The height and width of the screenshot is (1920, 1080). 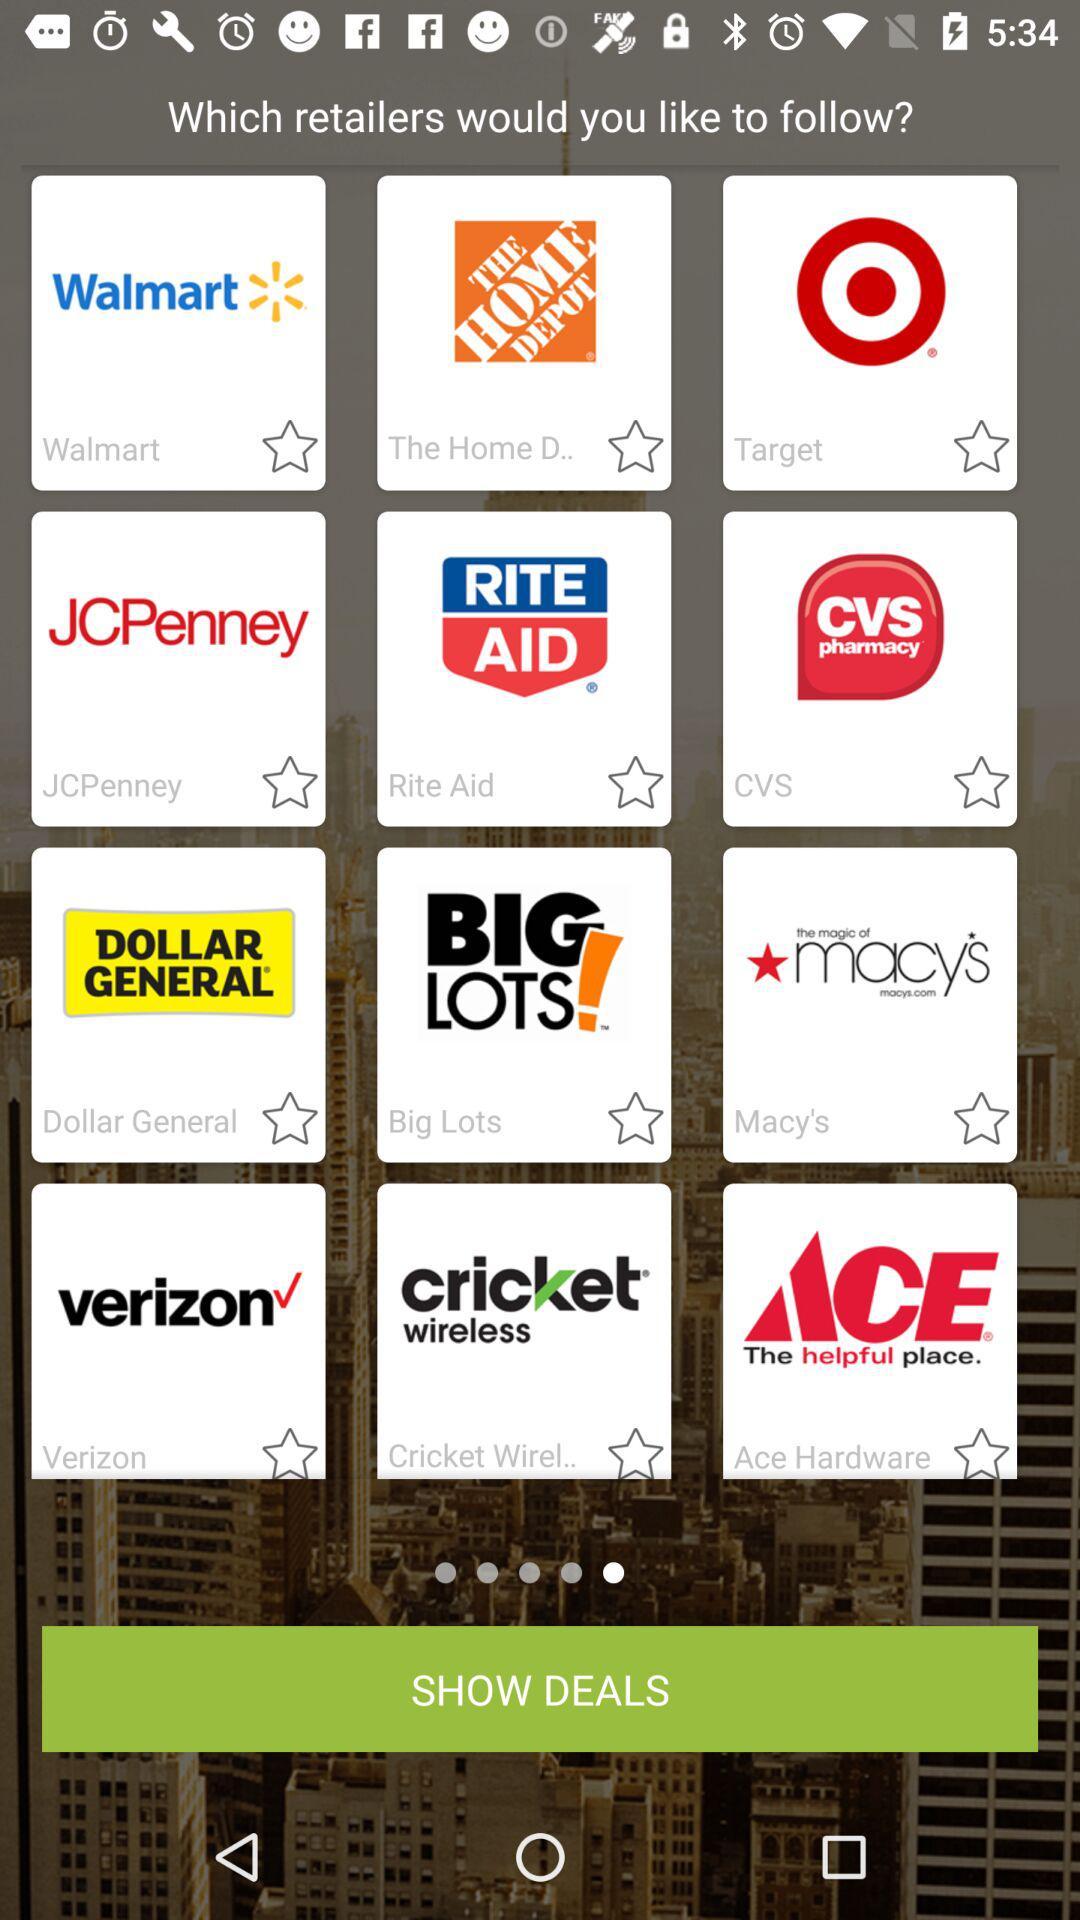 I want to click on it as star marked, so click(x=968, y=1120).